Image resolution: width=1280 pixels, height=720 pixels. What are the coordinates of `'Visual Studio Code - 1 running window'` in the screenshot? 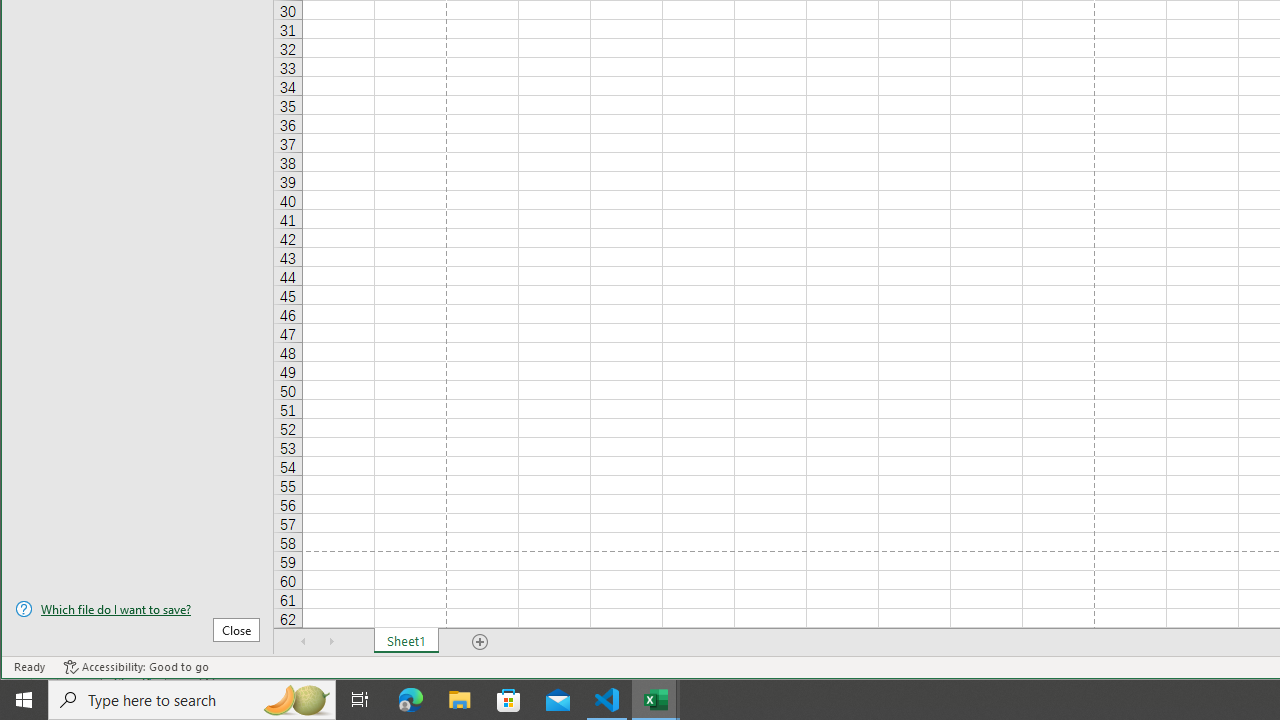 It's located at (606, 698).